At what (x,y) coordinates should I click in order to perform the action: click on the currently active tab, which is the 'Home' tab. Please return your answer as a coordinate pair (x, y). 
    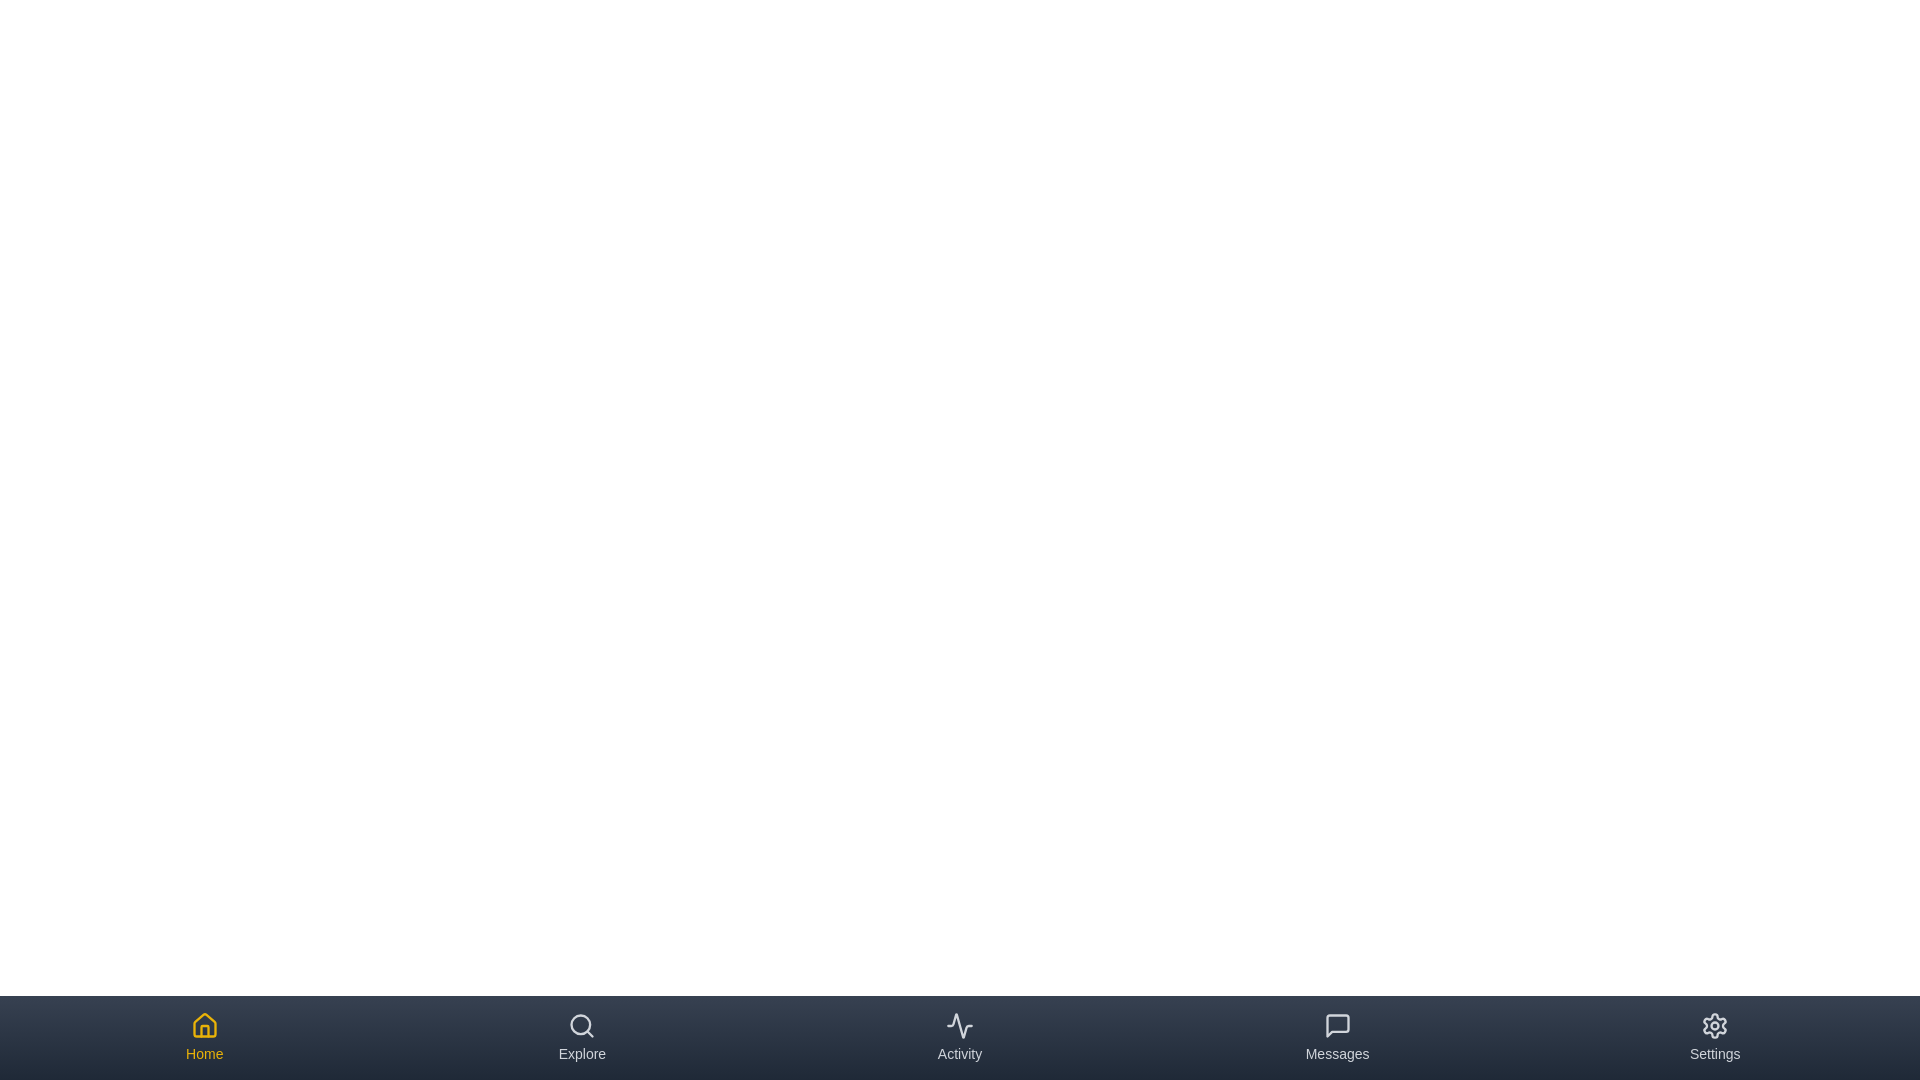
    Looking at the image, I should click on (204, 1036).